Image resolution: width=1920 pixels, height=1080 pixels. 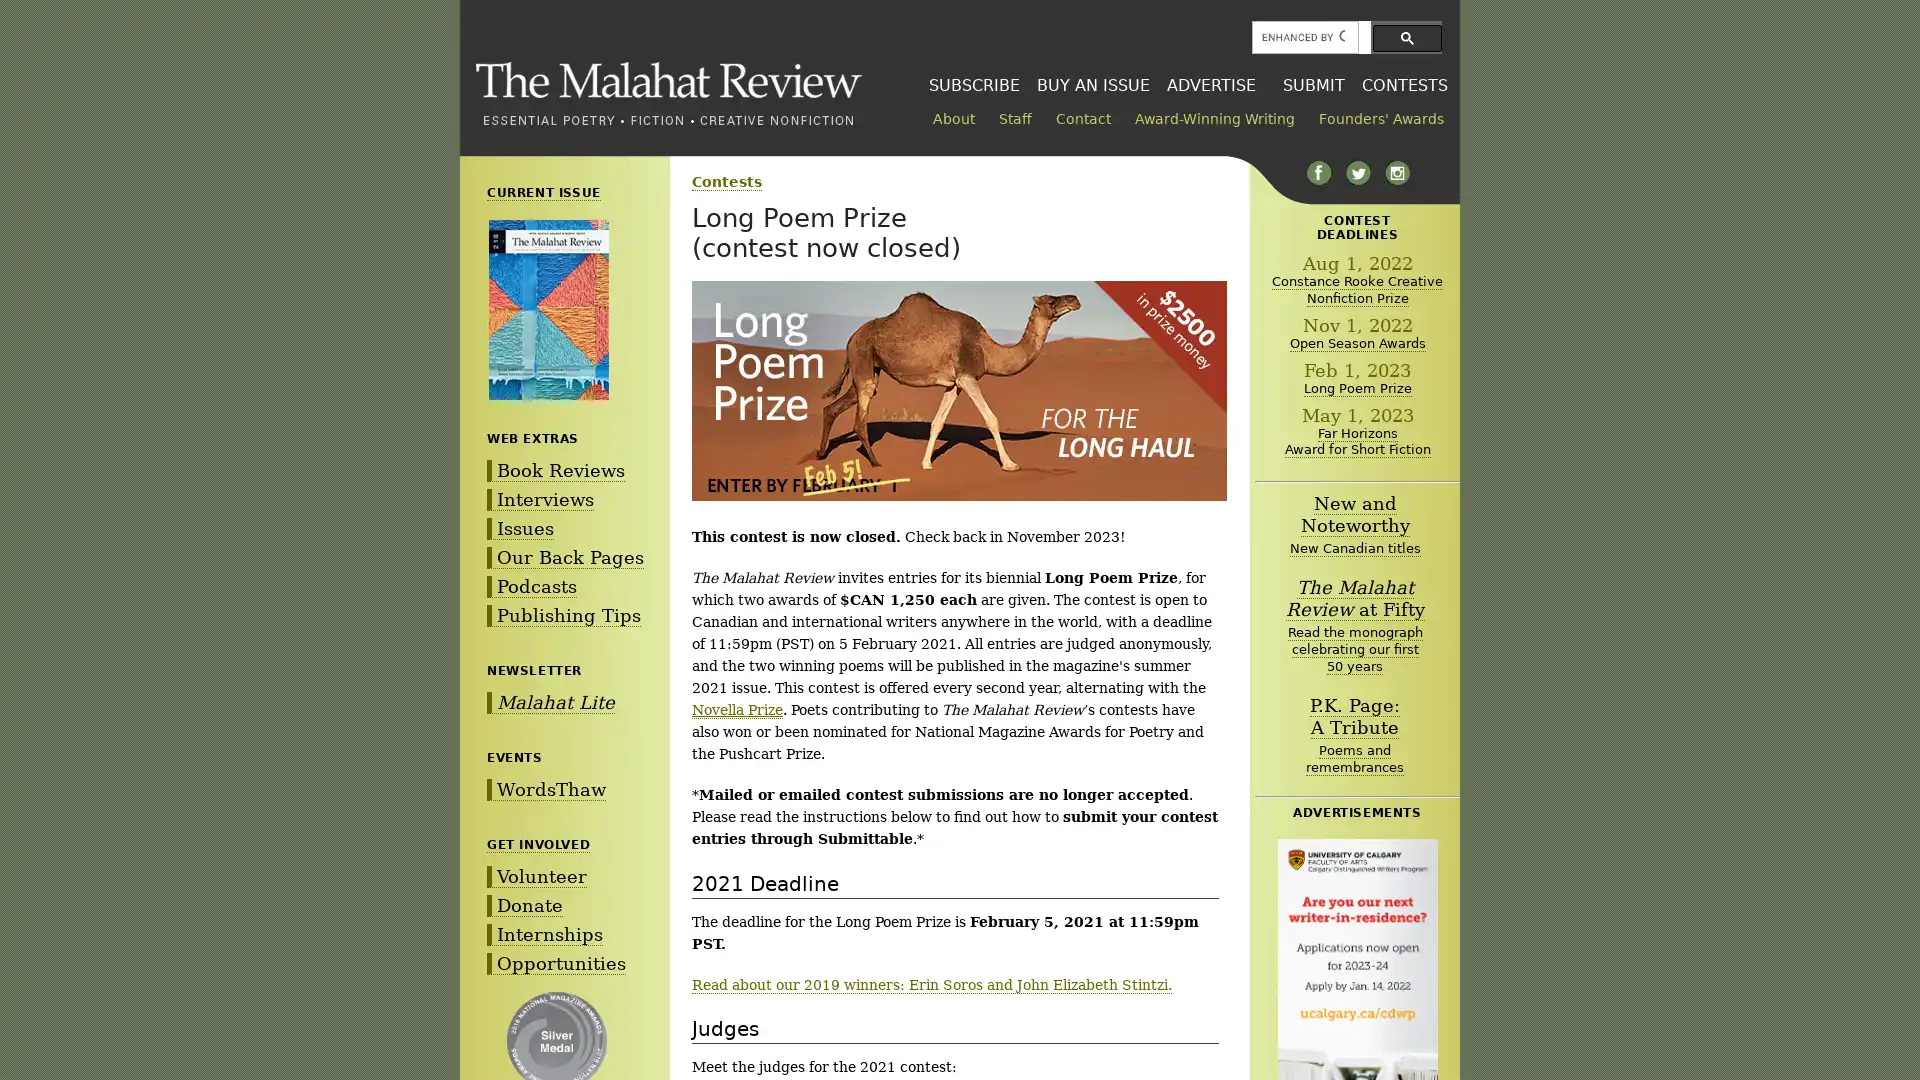 I want to click on search, so click(x=1406, y=37).